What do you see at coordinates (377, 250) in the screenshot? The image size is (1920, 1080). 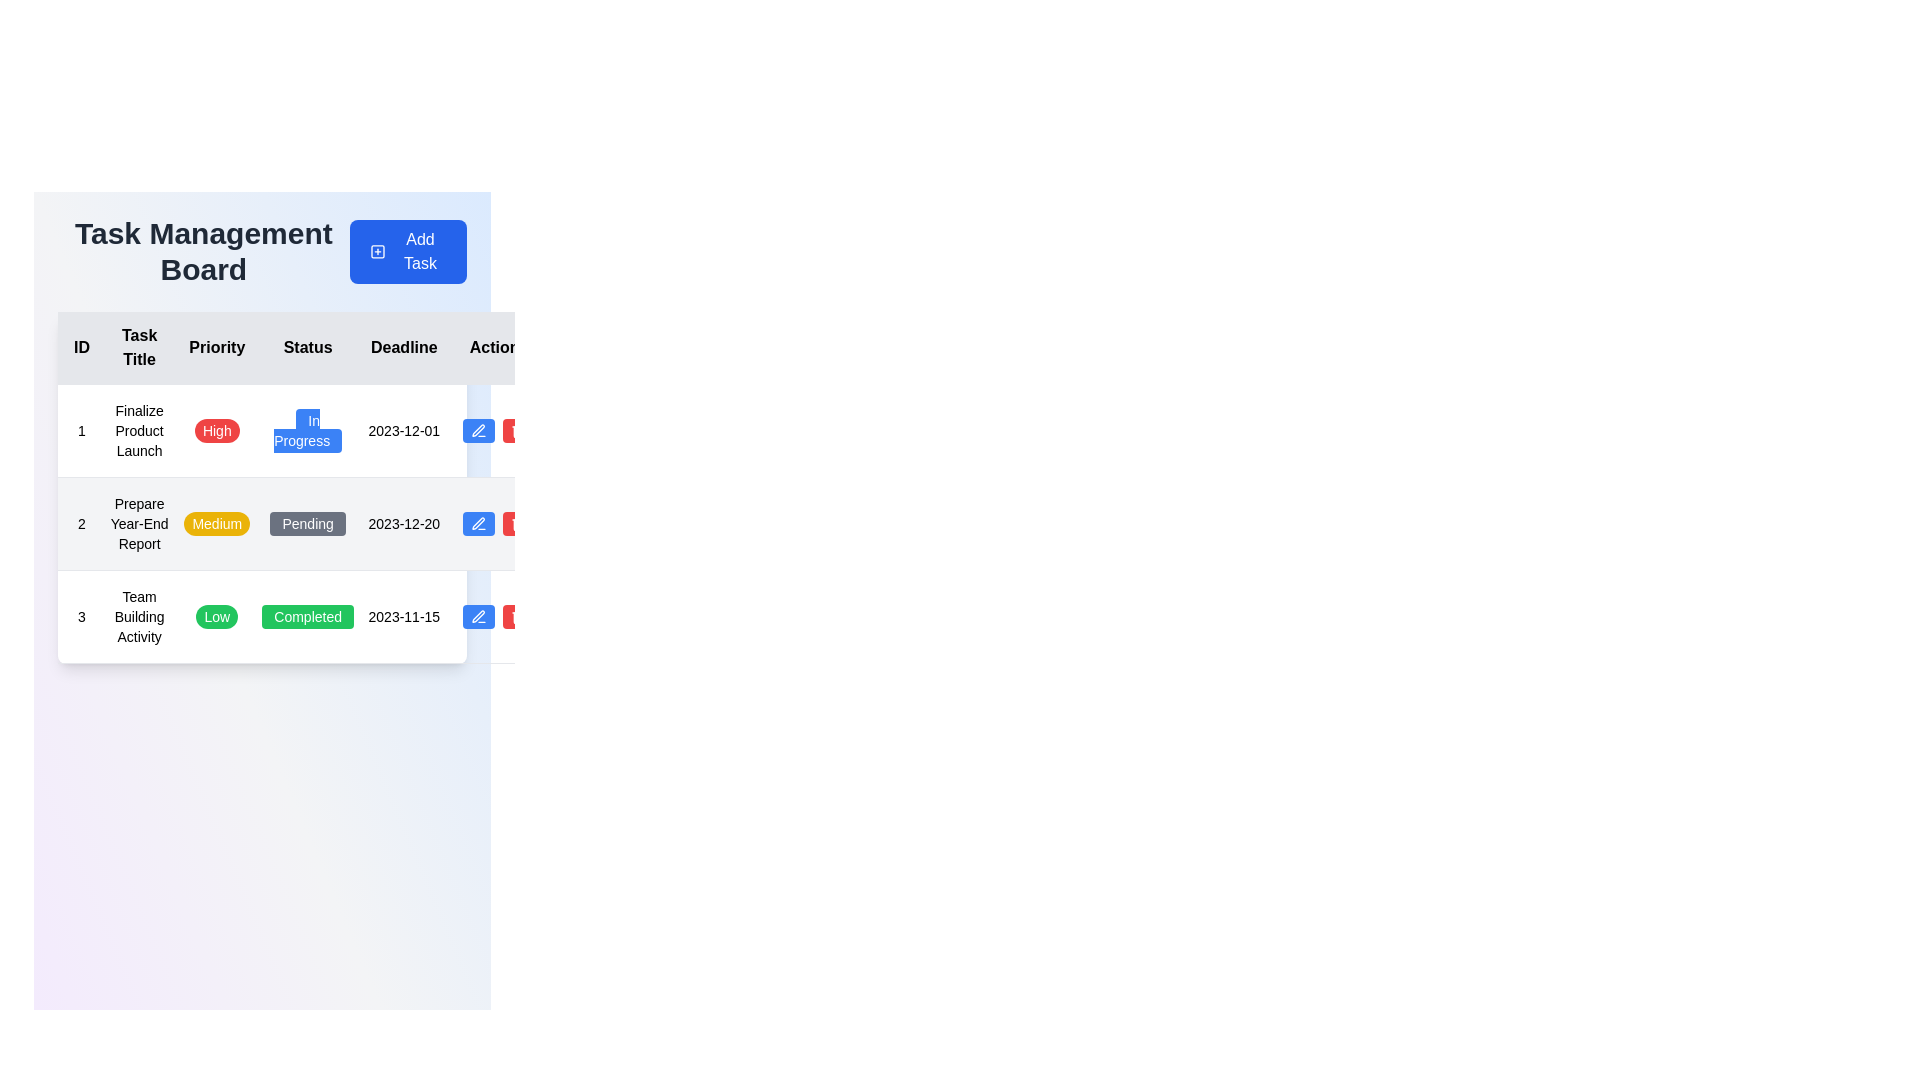 I see `the decorative square background of the 'Add Task' button located in the top-right corner of the interface` at bounding box center [377, 250].